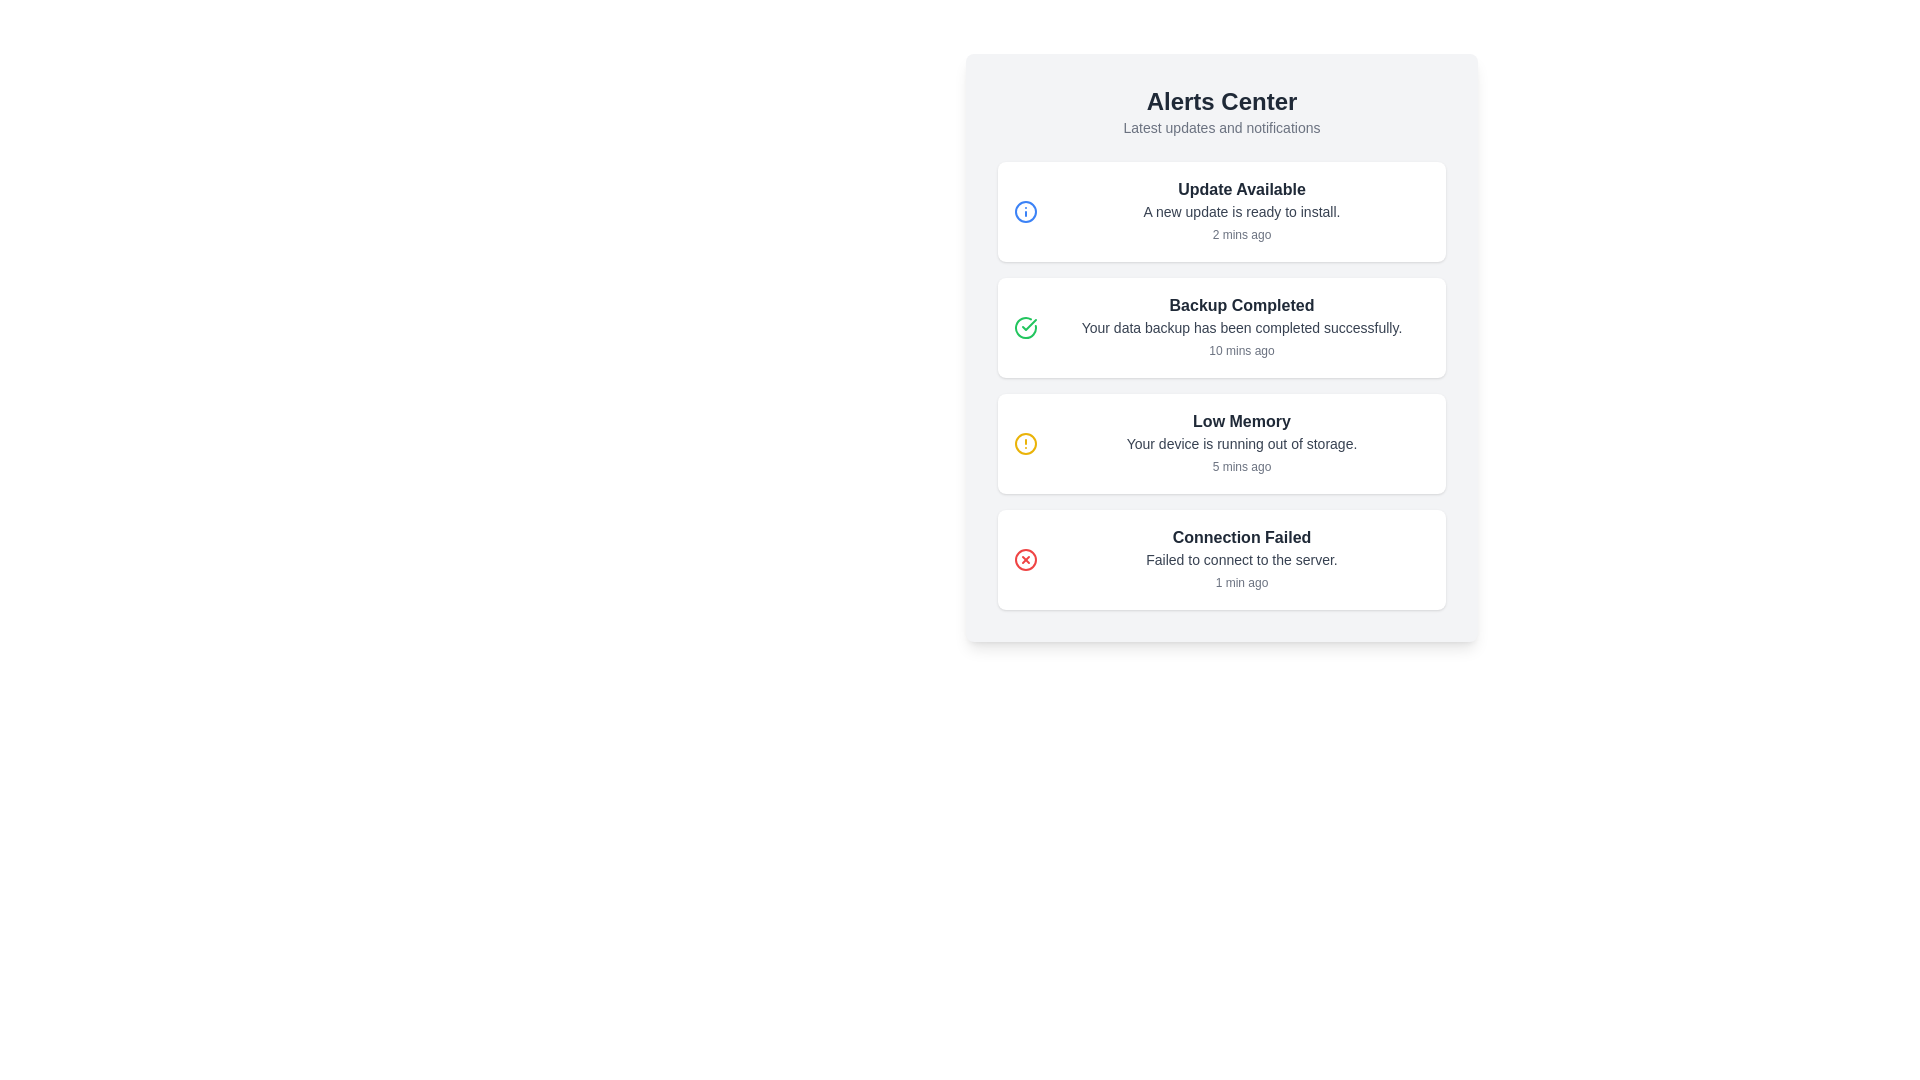  What do you see at coordinates (1241, 536) in the screenshot?
I see `the bolded text label displaying 'Connection Failed', which is the title of the fourth notification in the vertical list of alerts` at bounding box center [1241, 536].